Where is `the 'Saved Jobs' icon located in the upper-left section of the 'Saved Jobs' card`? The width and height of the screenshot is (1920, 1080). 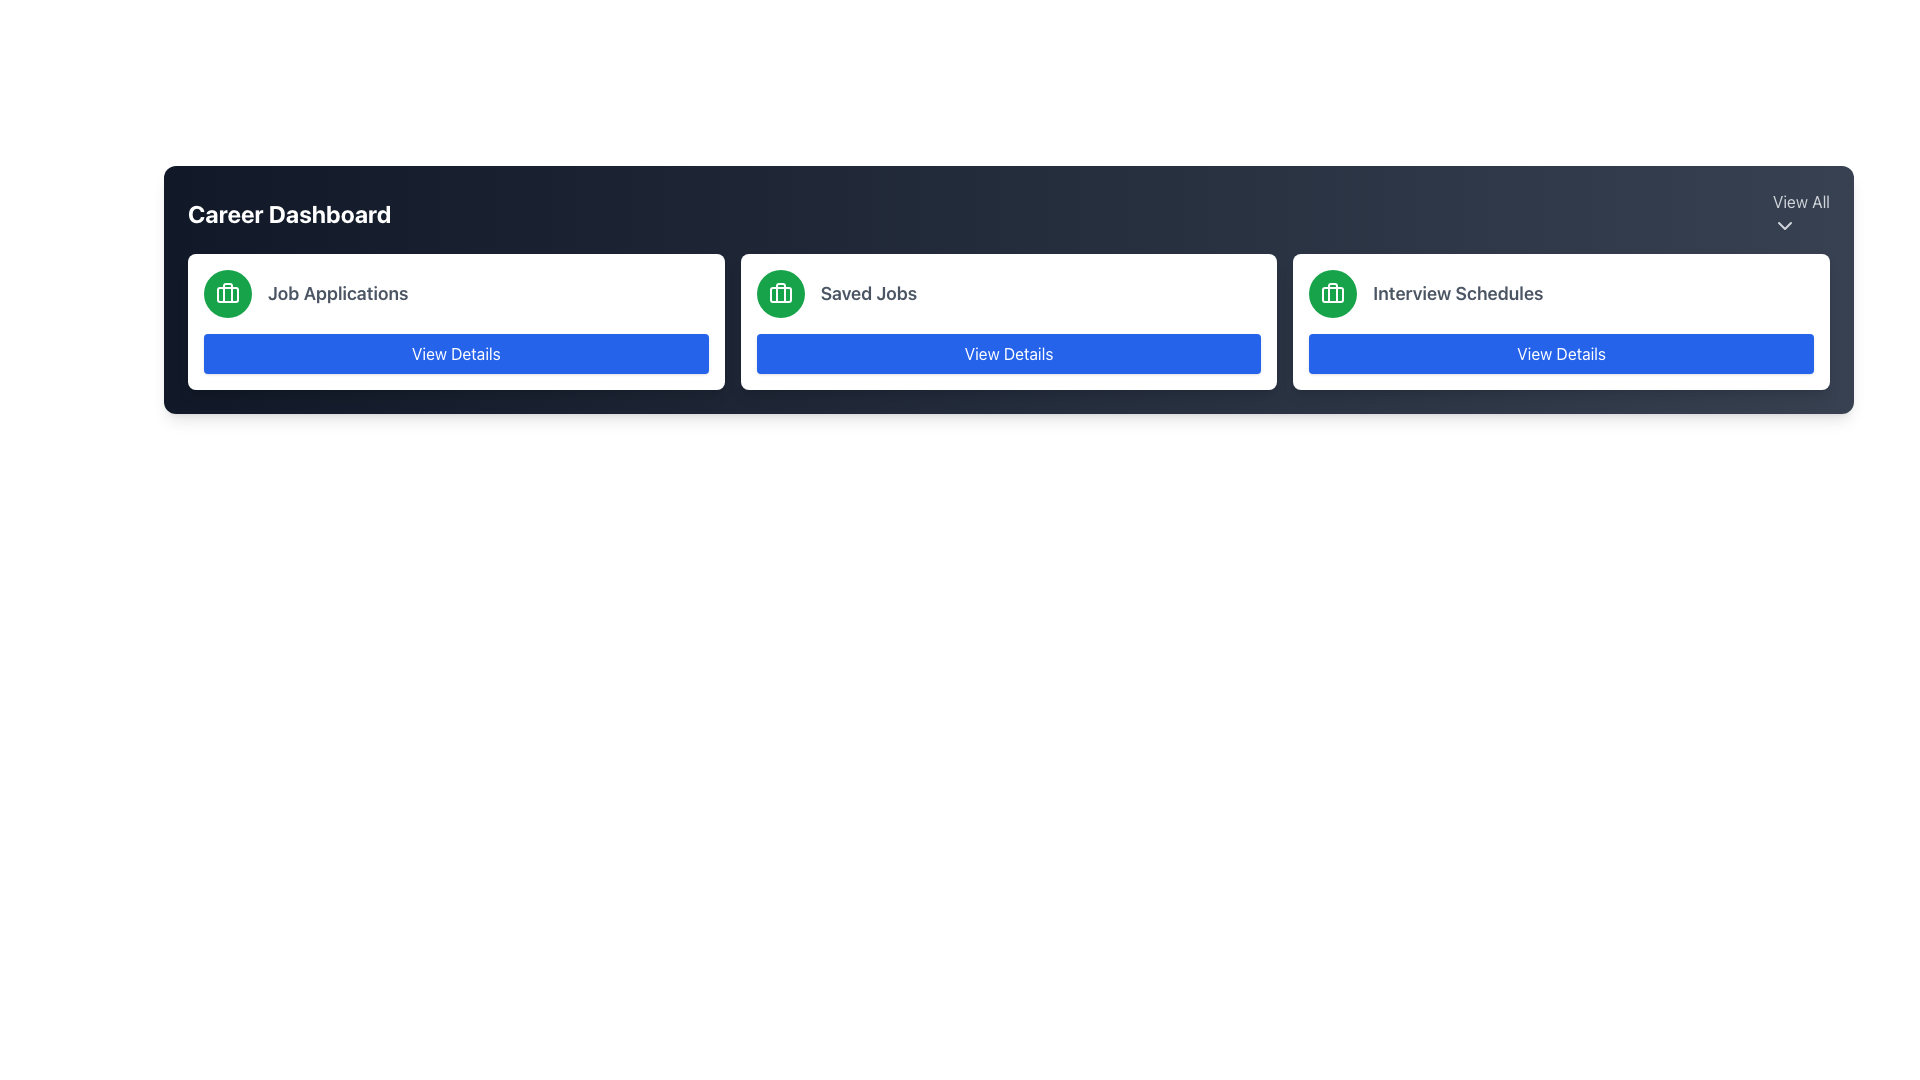 the 'Saved Jobs' icon located in the upper-left section of the 'Saved Jobs' card is located at coordinates (779, 293).